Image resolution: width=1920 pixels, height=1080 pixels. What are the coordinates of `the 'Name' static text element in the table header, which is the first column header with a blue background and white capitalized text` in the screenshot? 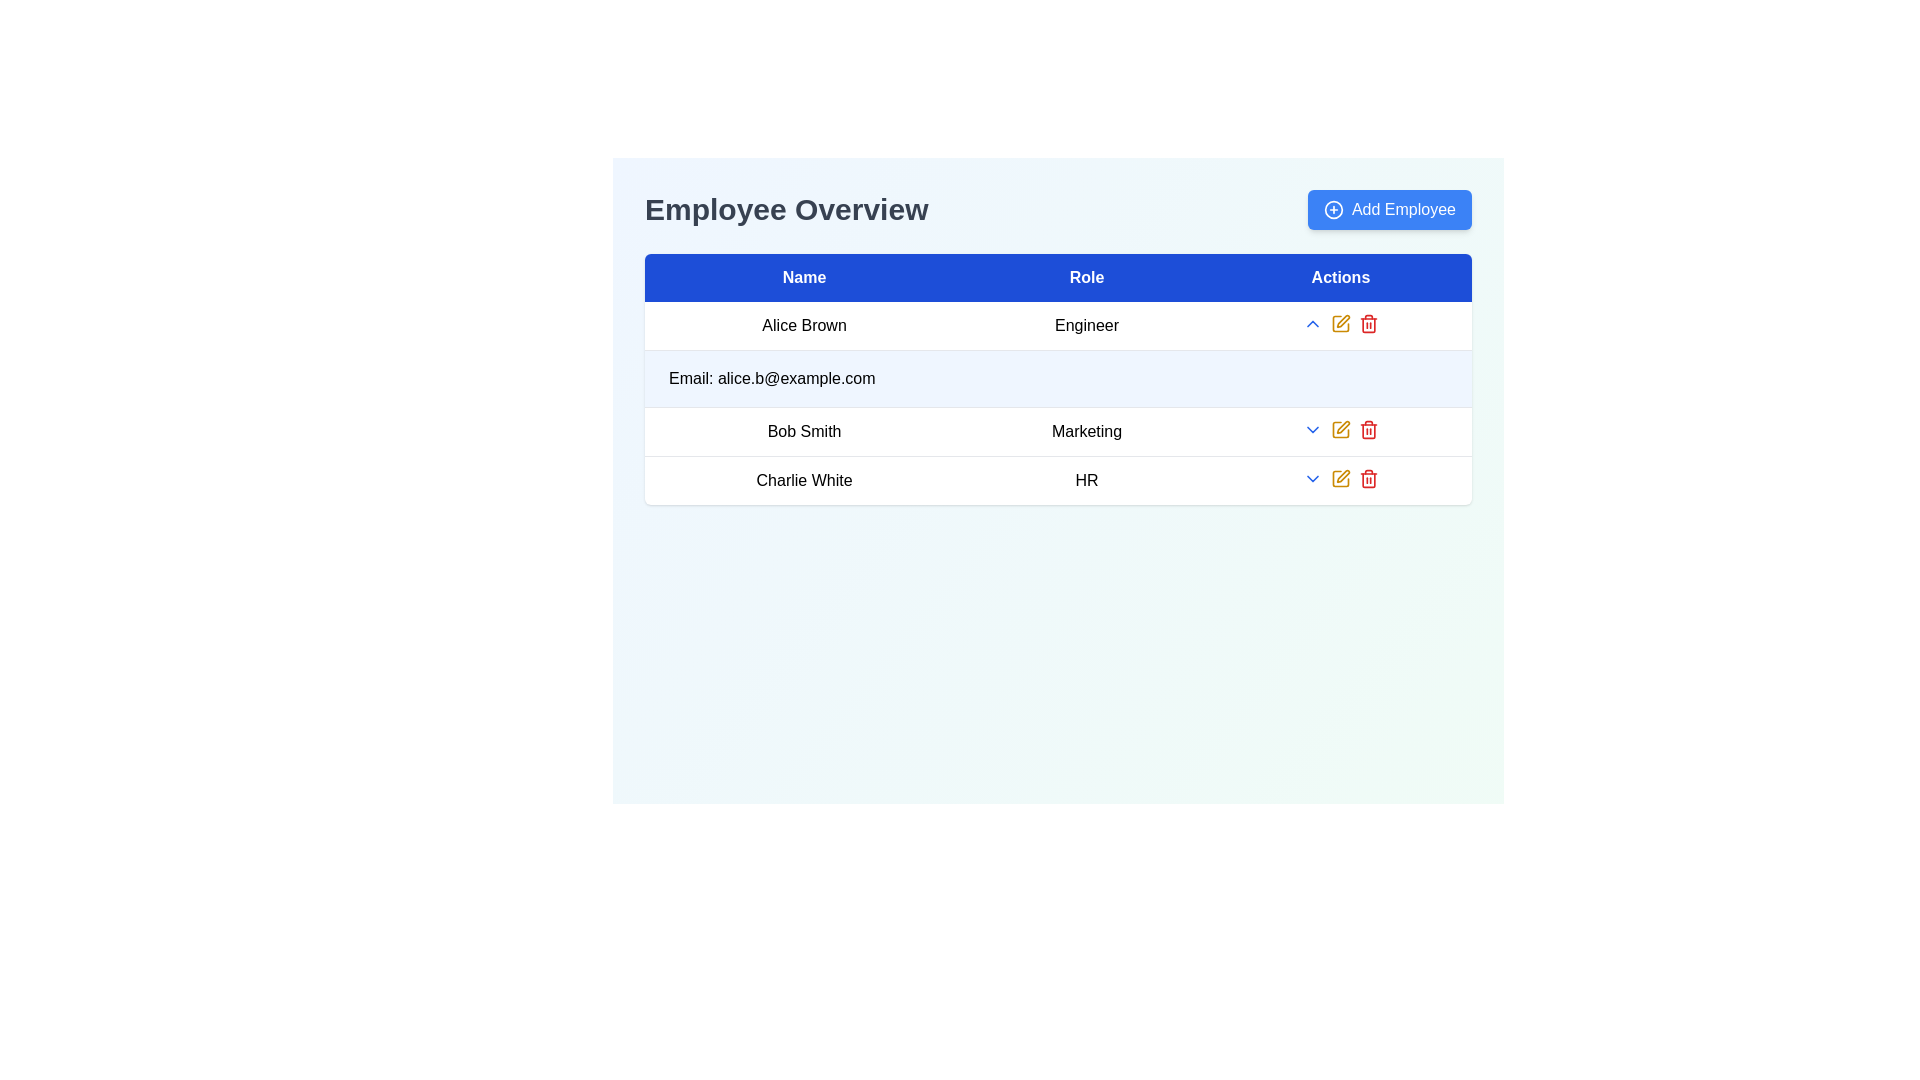 It's located at (804, 277).